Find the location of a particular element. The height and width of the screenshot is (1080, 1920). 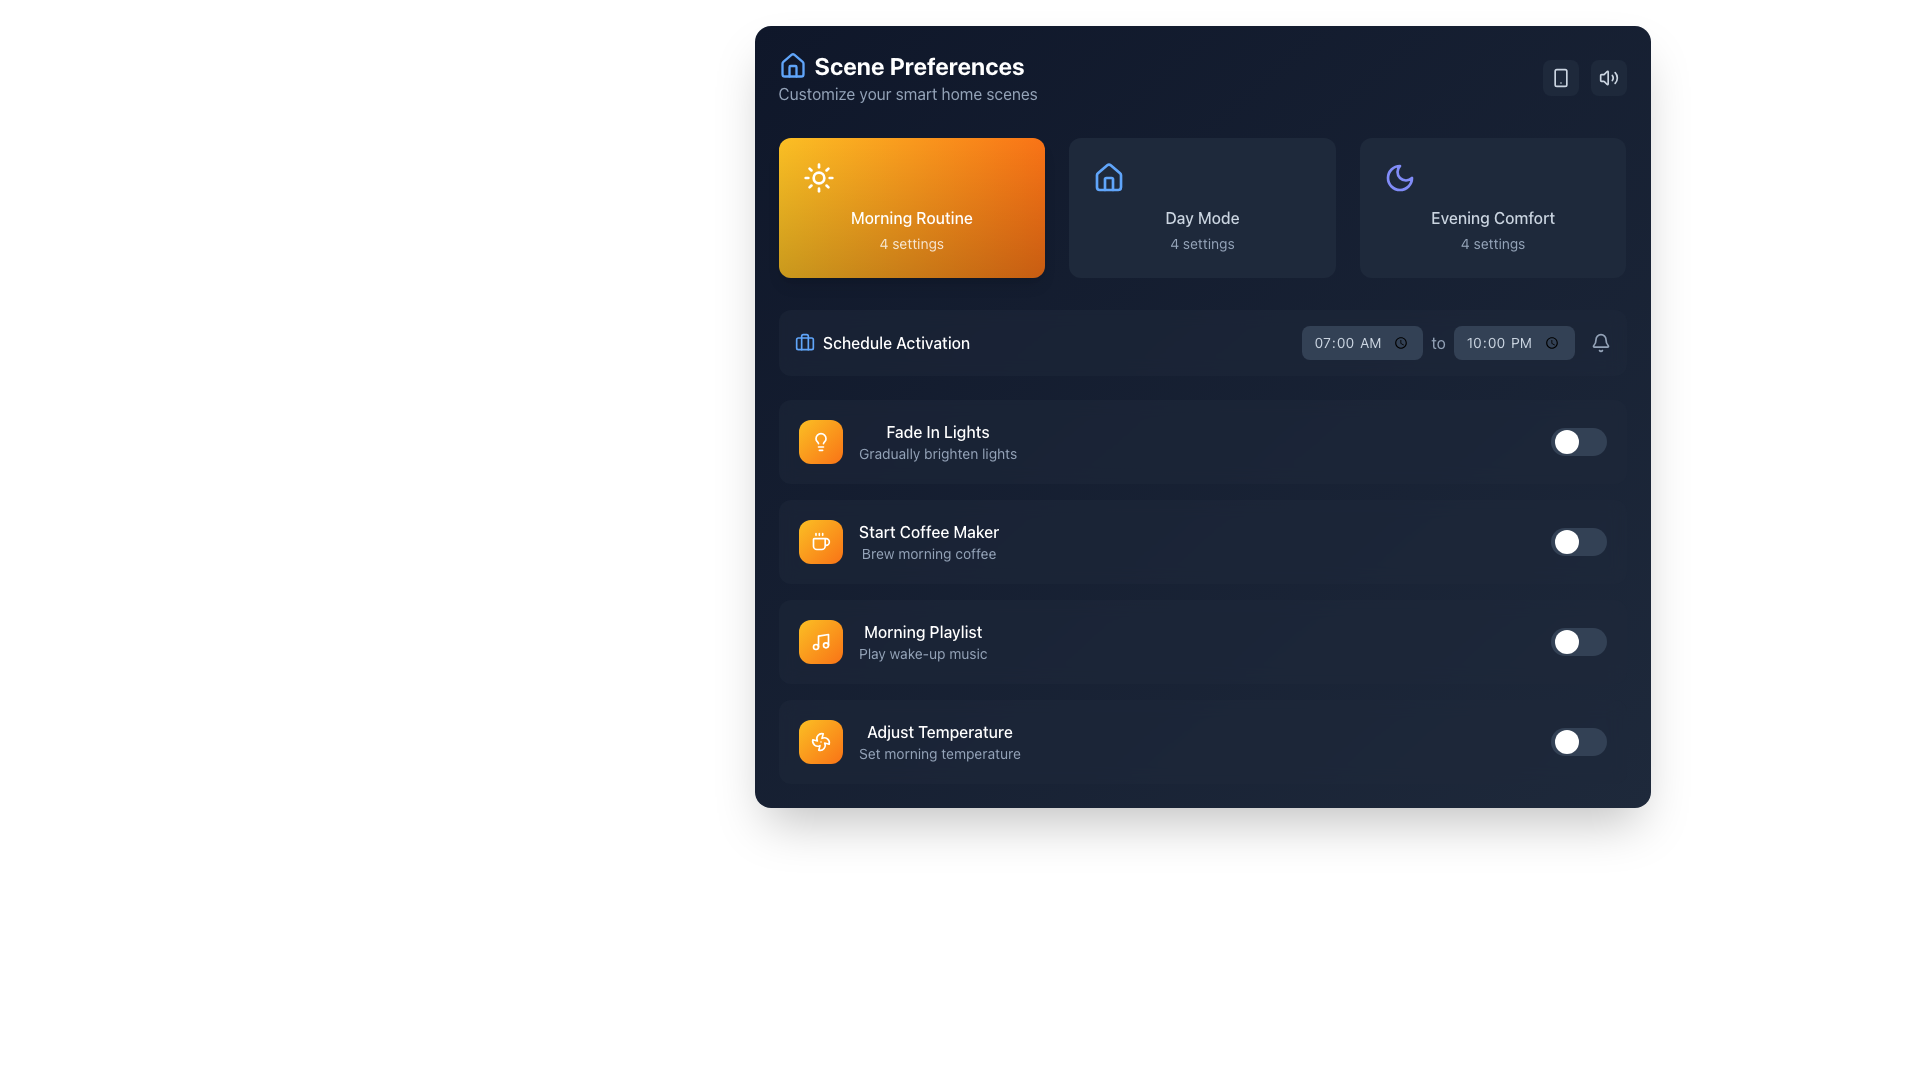

the toggle switch for 'Start Coffee Maker' to change its state is located at coordinates (1577, 542).